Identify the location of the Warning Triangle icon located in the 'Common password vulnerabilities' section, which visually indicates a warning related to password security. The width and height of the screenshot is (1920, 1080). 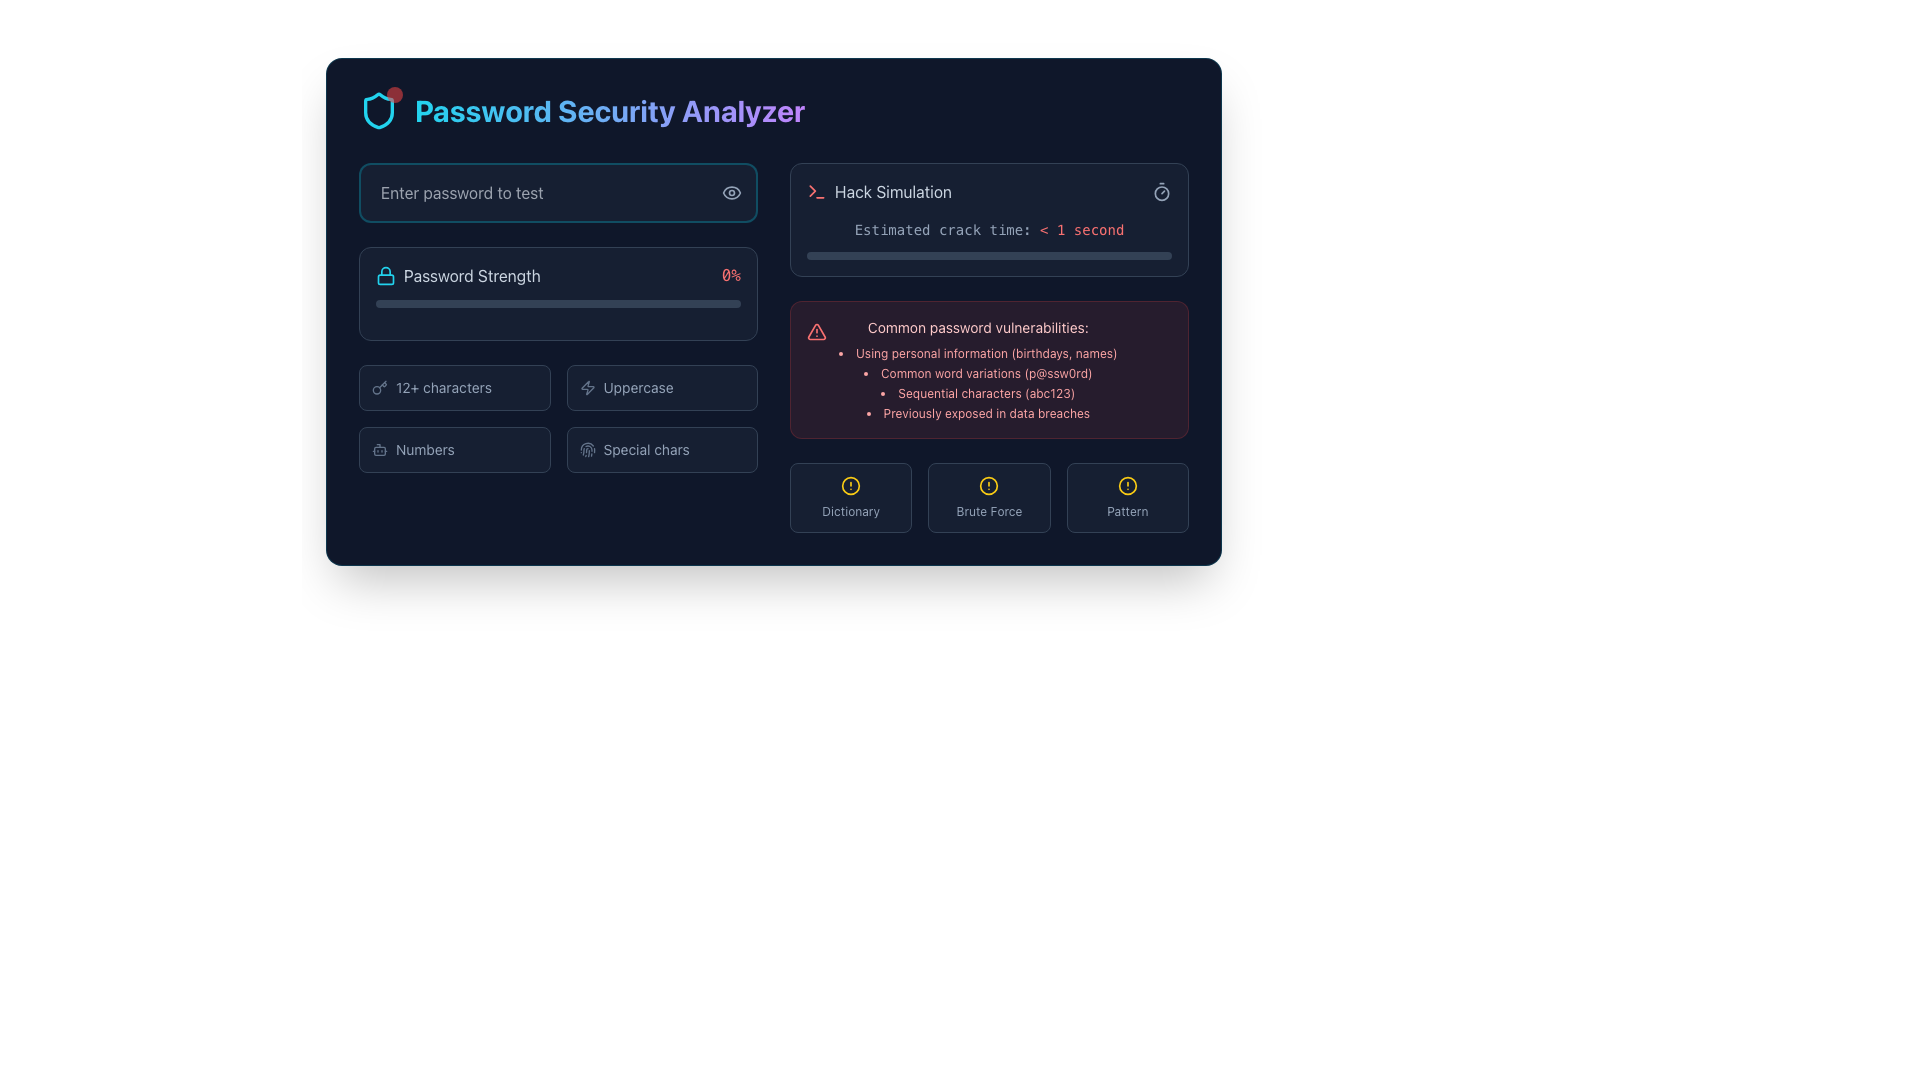
(816, 330).